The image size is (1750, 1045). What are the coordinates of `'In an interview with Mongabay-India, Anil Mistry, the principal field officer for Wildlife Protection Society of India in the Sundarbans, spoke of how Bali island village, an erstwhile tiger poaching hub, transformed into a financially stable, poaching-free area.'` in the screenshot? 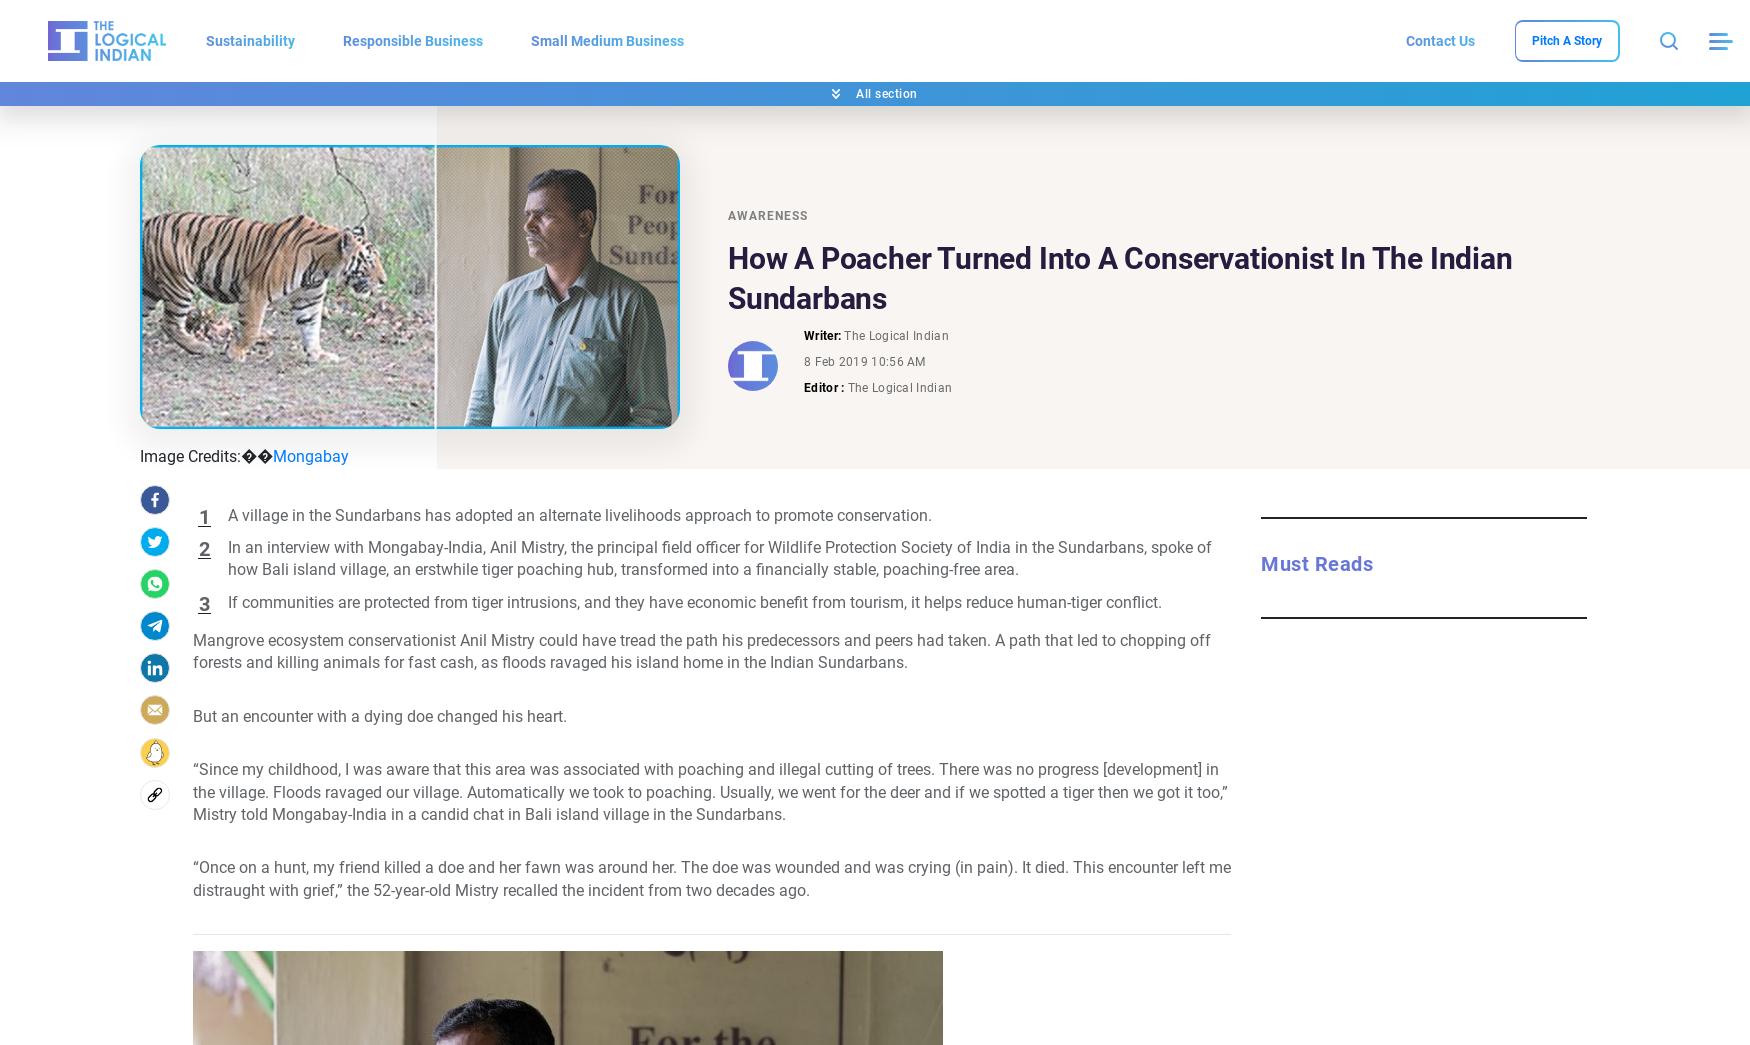 It's located at (719, 558).